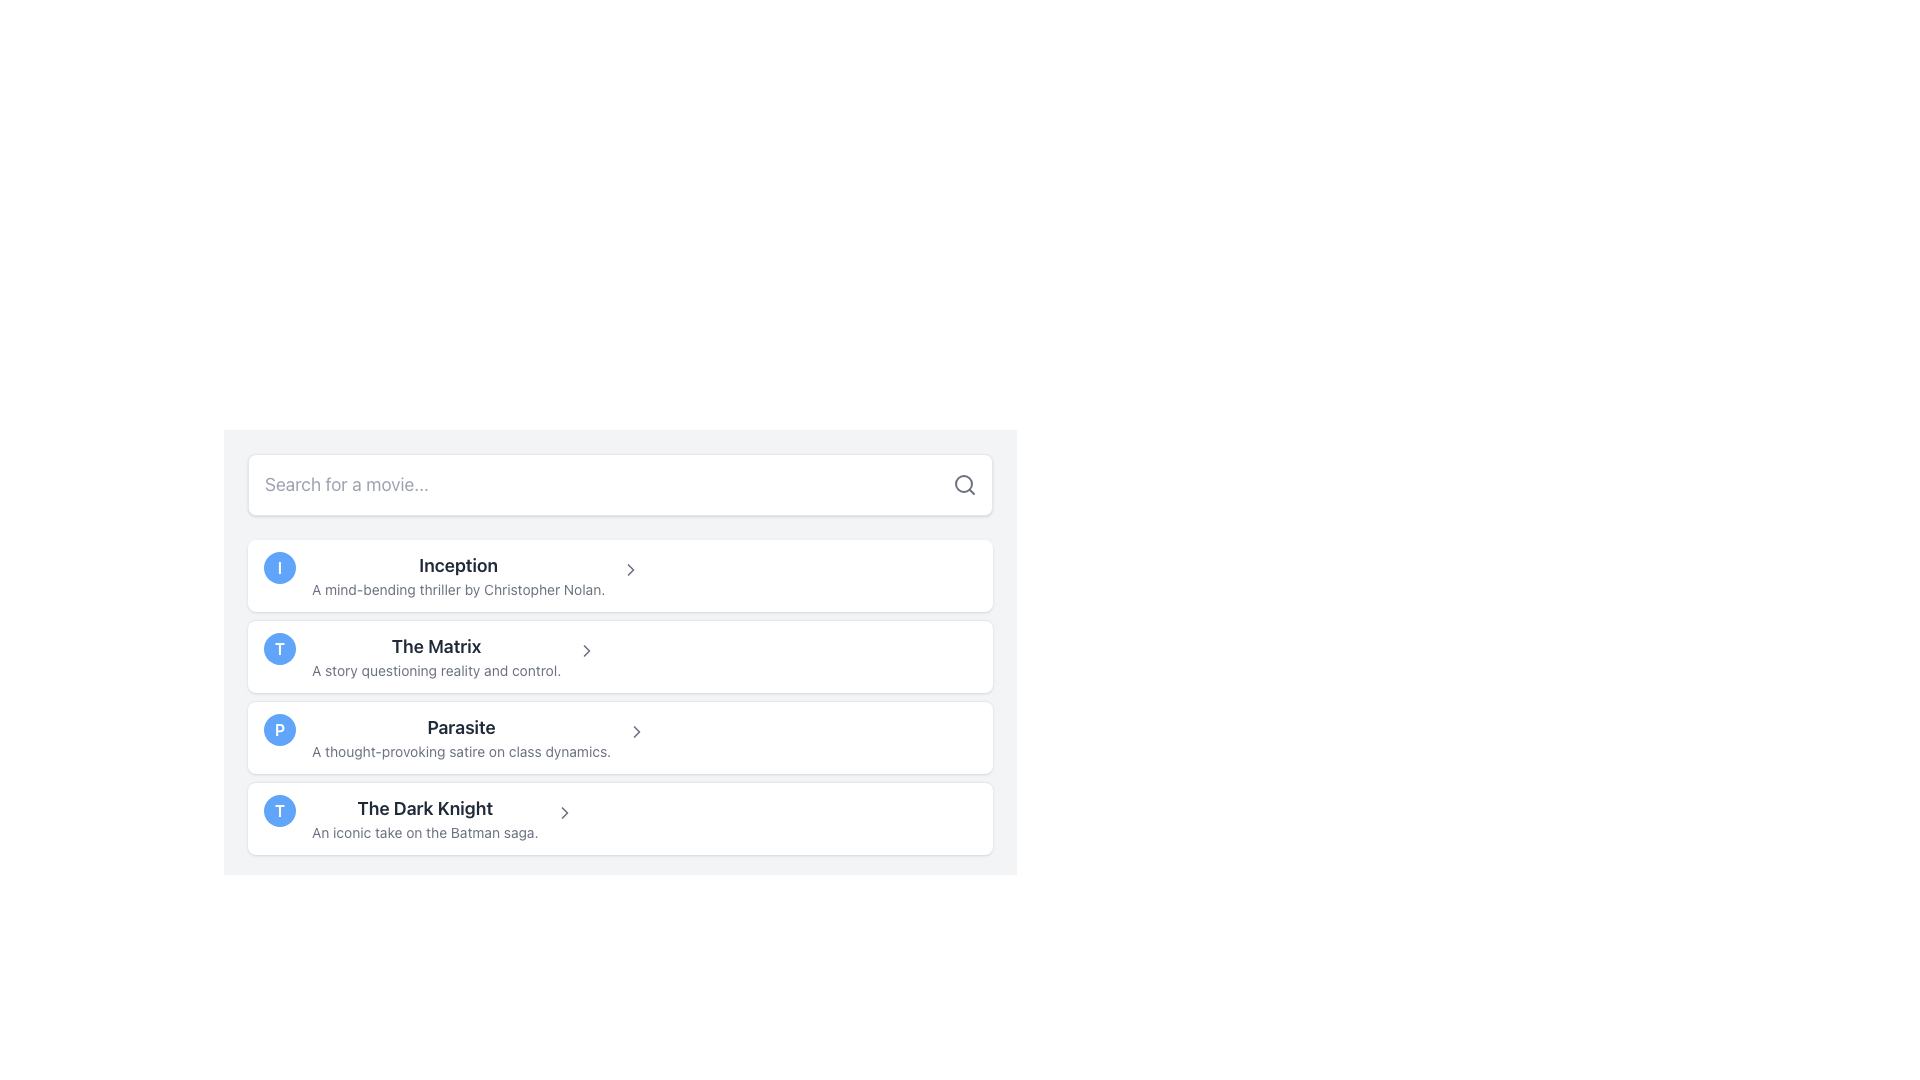 Image resolution: width=1920 pixels, height=1080 pixels. Describe the element at coordinates (424, 833) in the screenshot. I see `description of the movie 'The Dark Knight' located in the fourth position of the vertical list beneath its title` at that location.